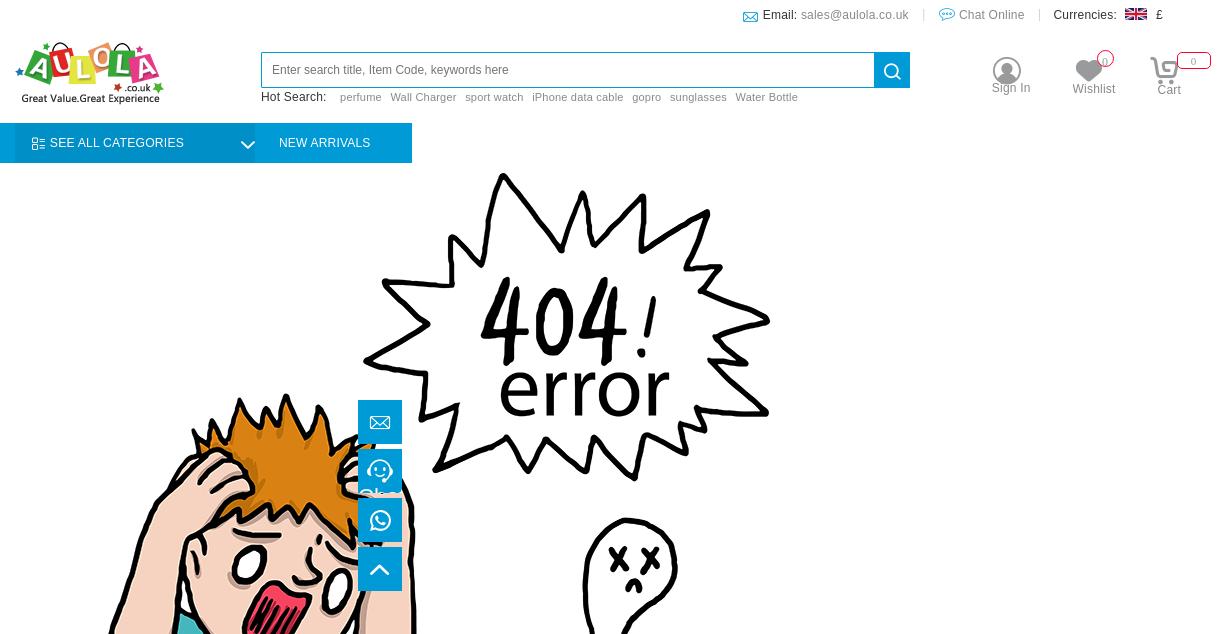 Image resolution: width=1230 pixels, height=634 pixels. I want to click on 'sales@aulola.co.uk', so click(853, 15).